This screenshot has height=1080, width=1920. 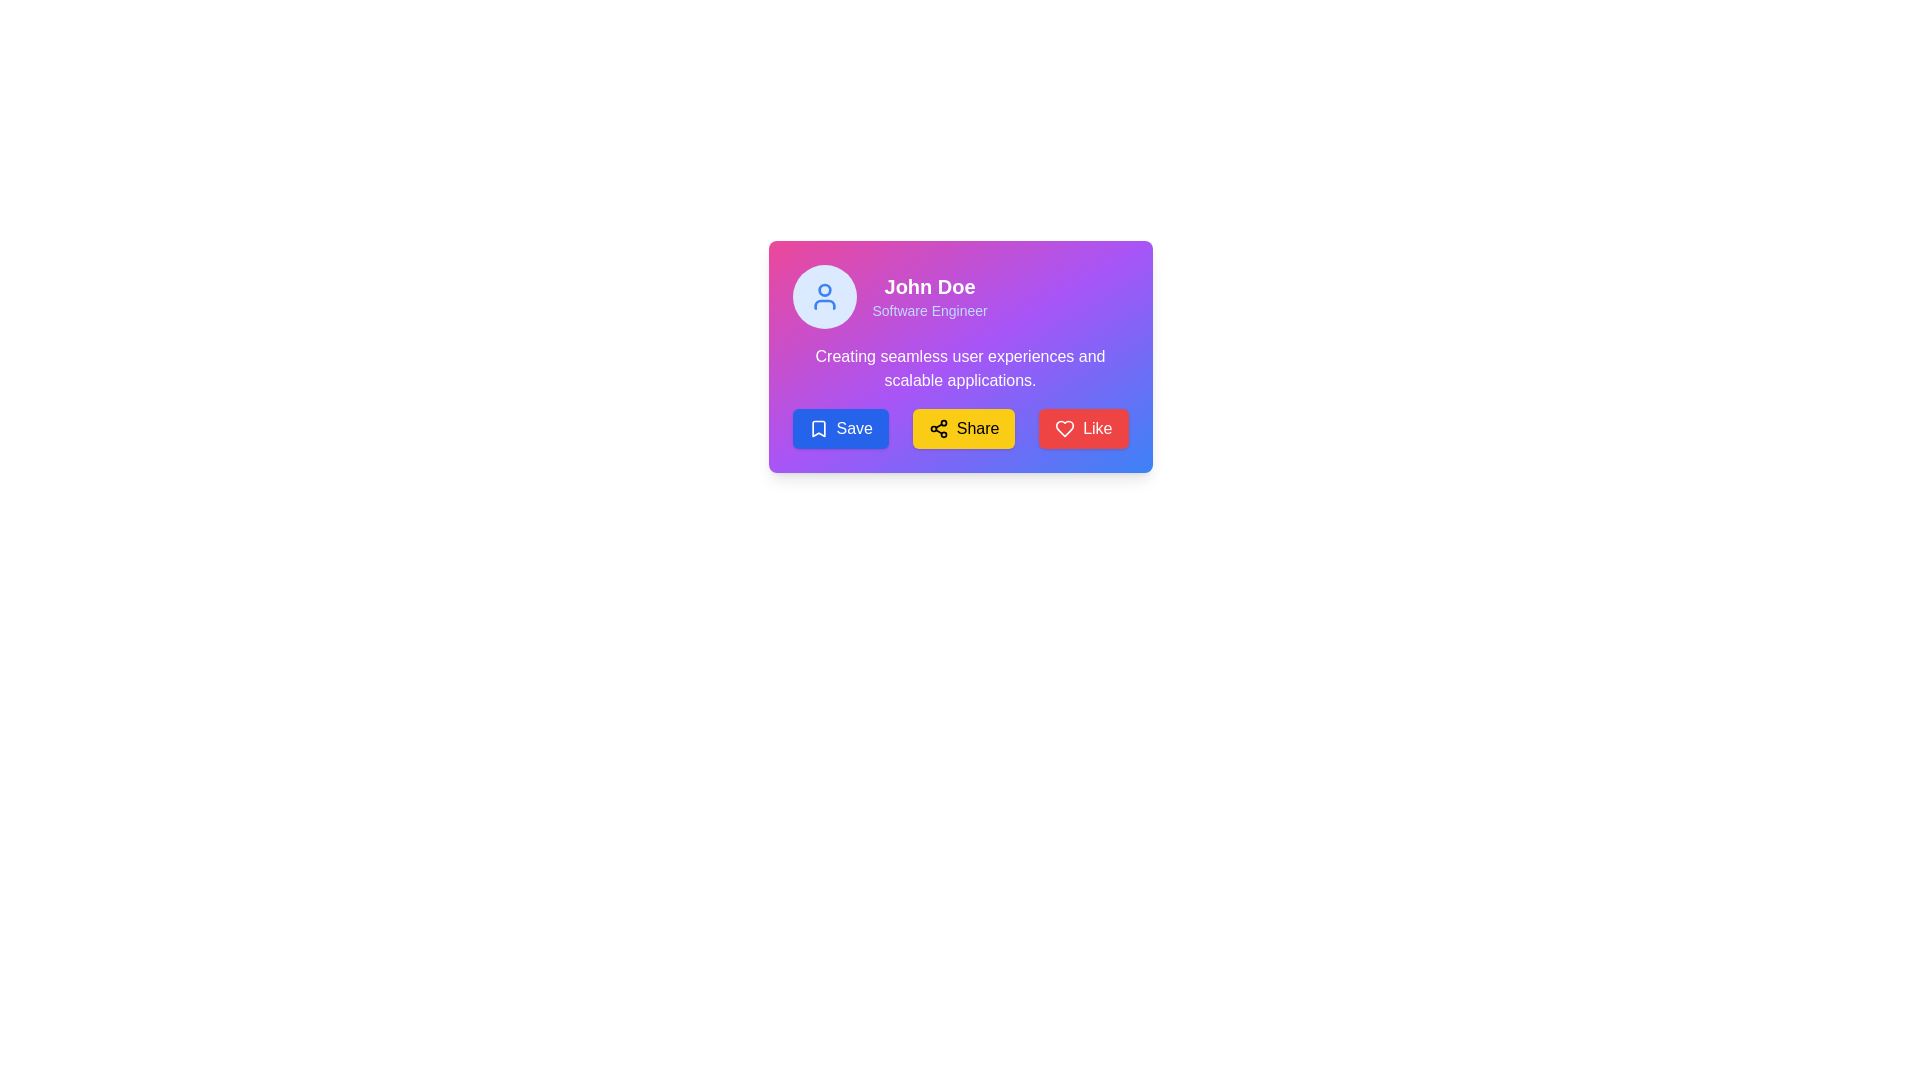 I want to click on styles of the Text block displaying 'John Doe' and 'Software Engineer', located in the upper-right portion of the card adjacent to the avatar icon, so click(x=929, y=297).